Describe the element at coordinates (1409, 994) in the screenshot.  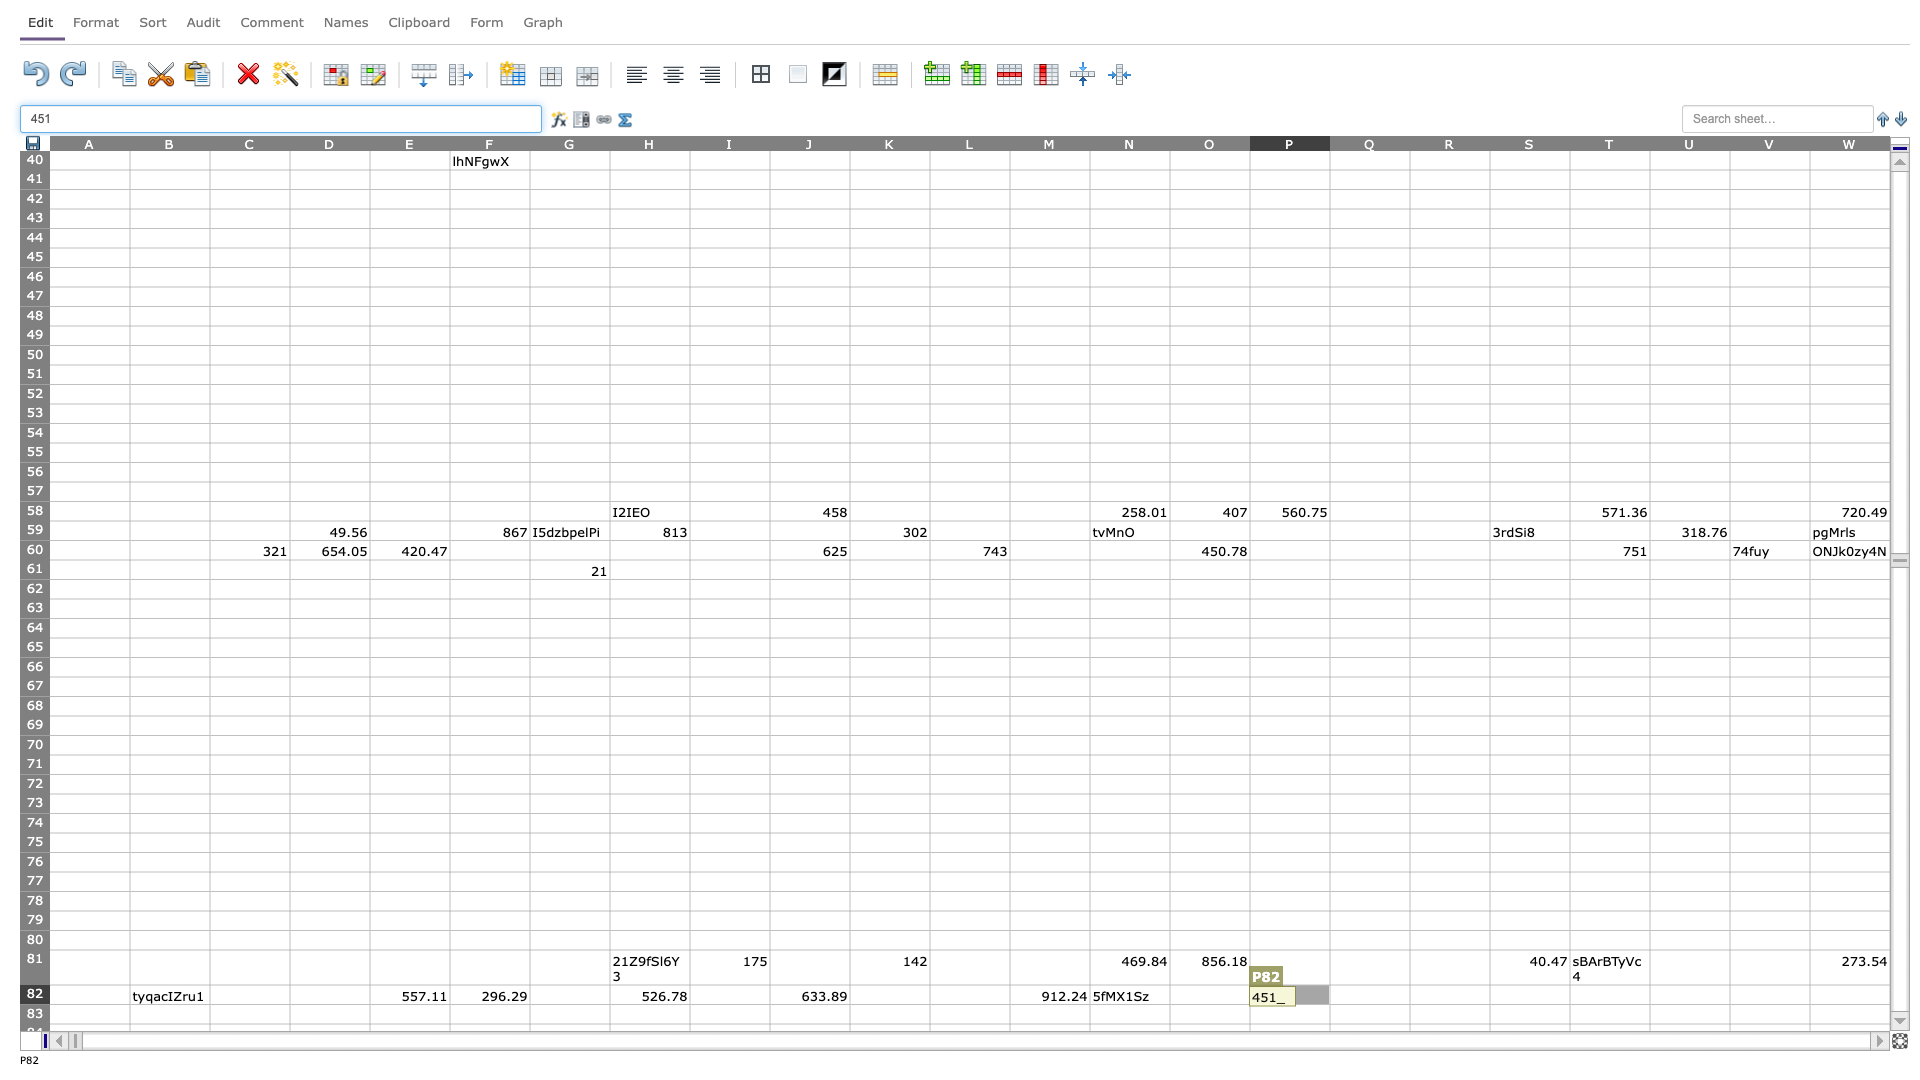
I see `Right boundary of cell Q82` at that location.